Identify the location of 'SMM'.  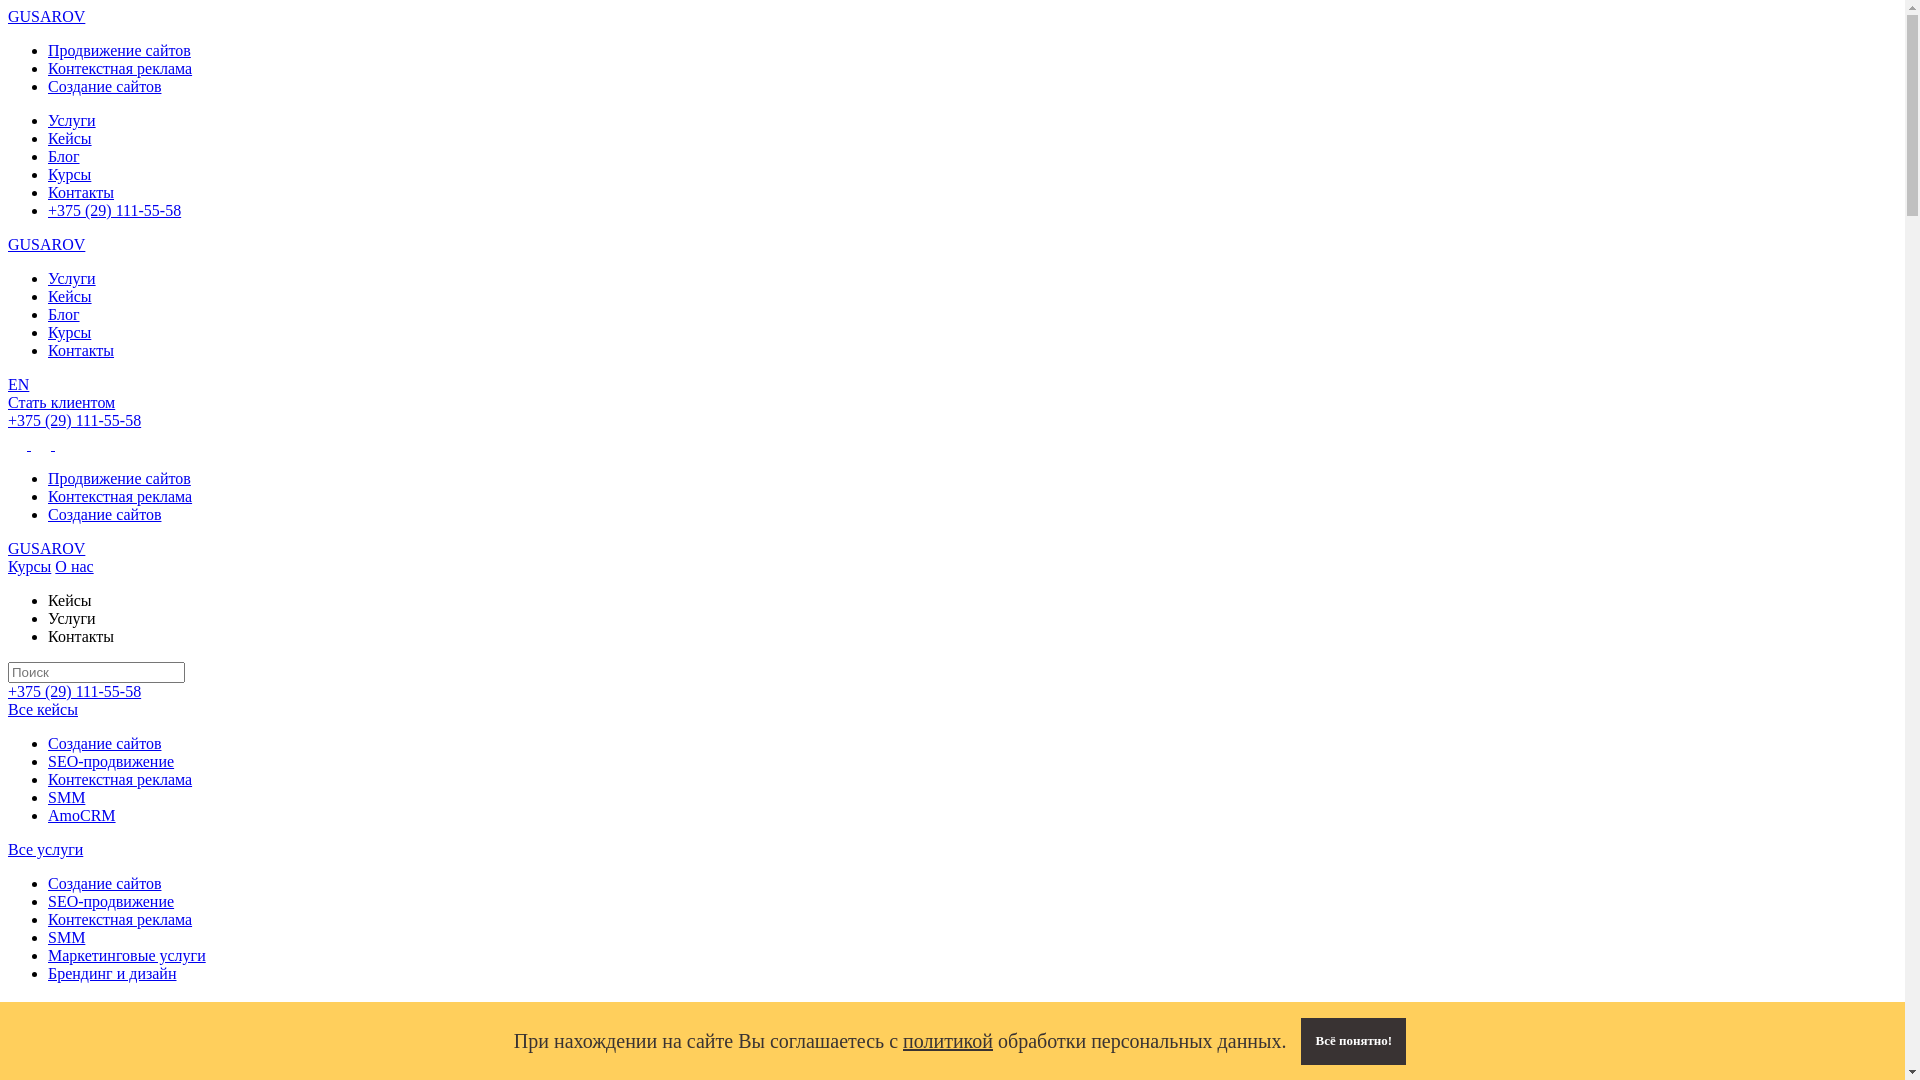
(66, 796).